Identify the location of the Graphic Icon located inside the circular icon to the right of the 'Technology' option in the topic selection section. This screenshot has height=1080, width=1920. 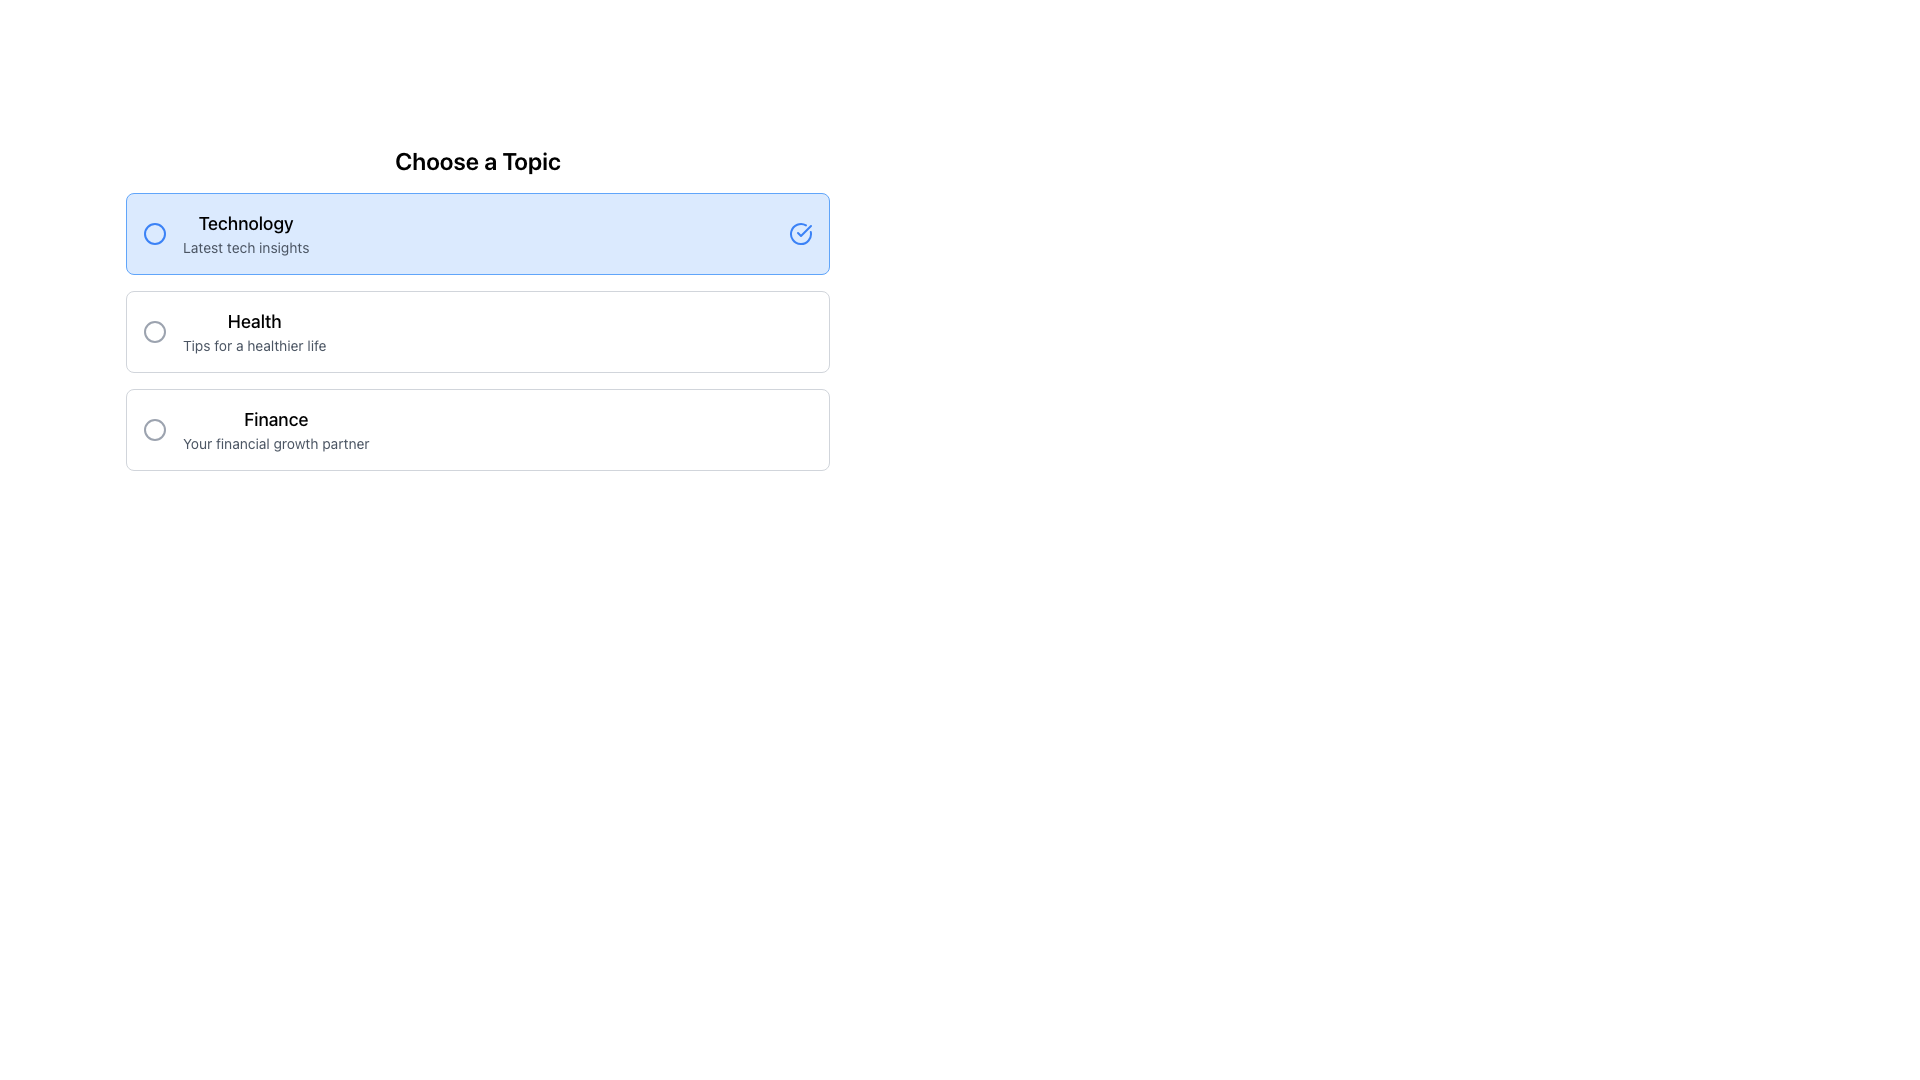
(804, 230).